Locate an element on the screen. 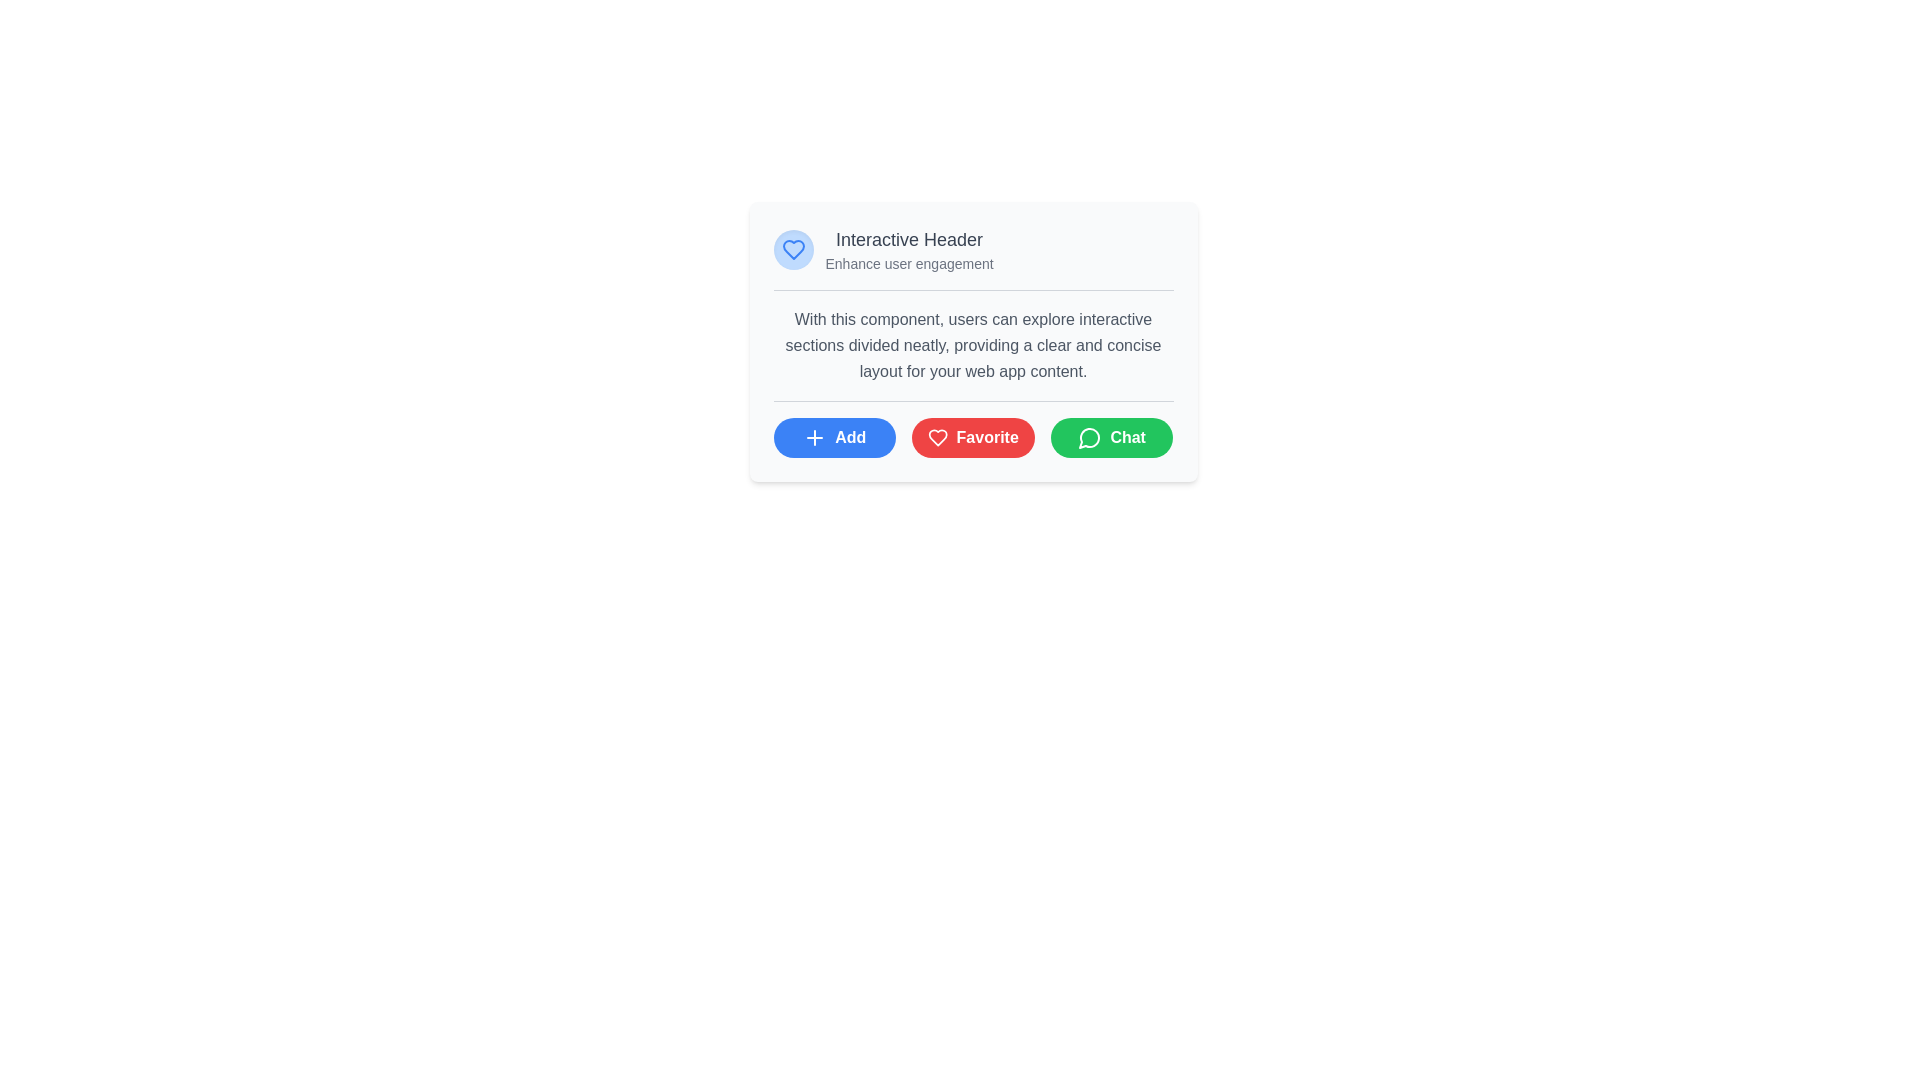  the favorite button, which is the second button among three horizontally aligned buttons is located at coordinates (973, 437).